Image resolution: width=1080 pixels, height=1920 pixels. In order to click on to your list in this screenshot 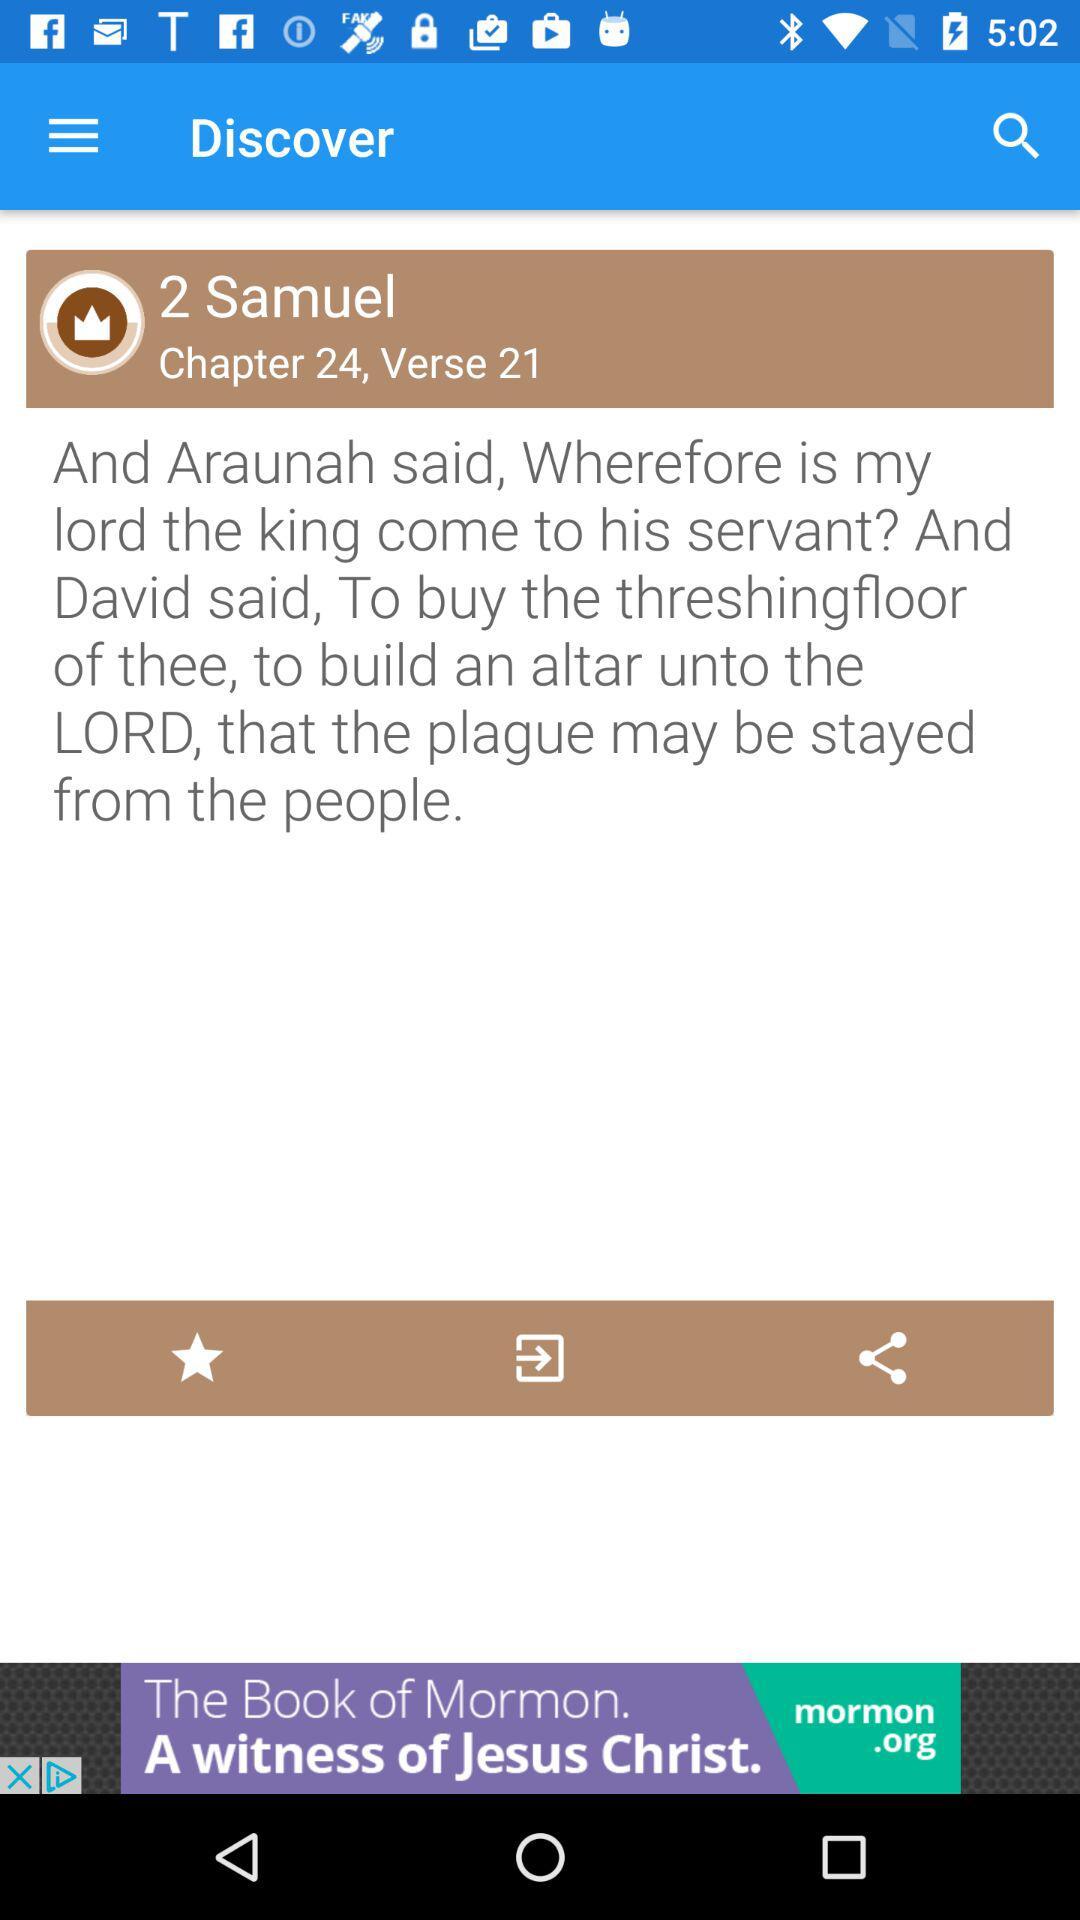, I will do `click(197, 1358)`.